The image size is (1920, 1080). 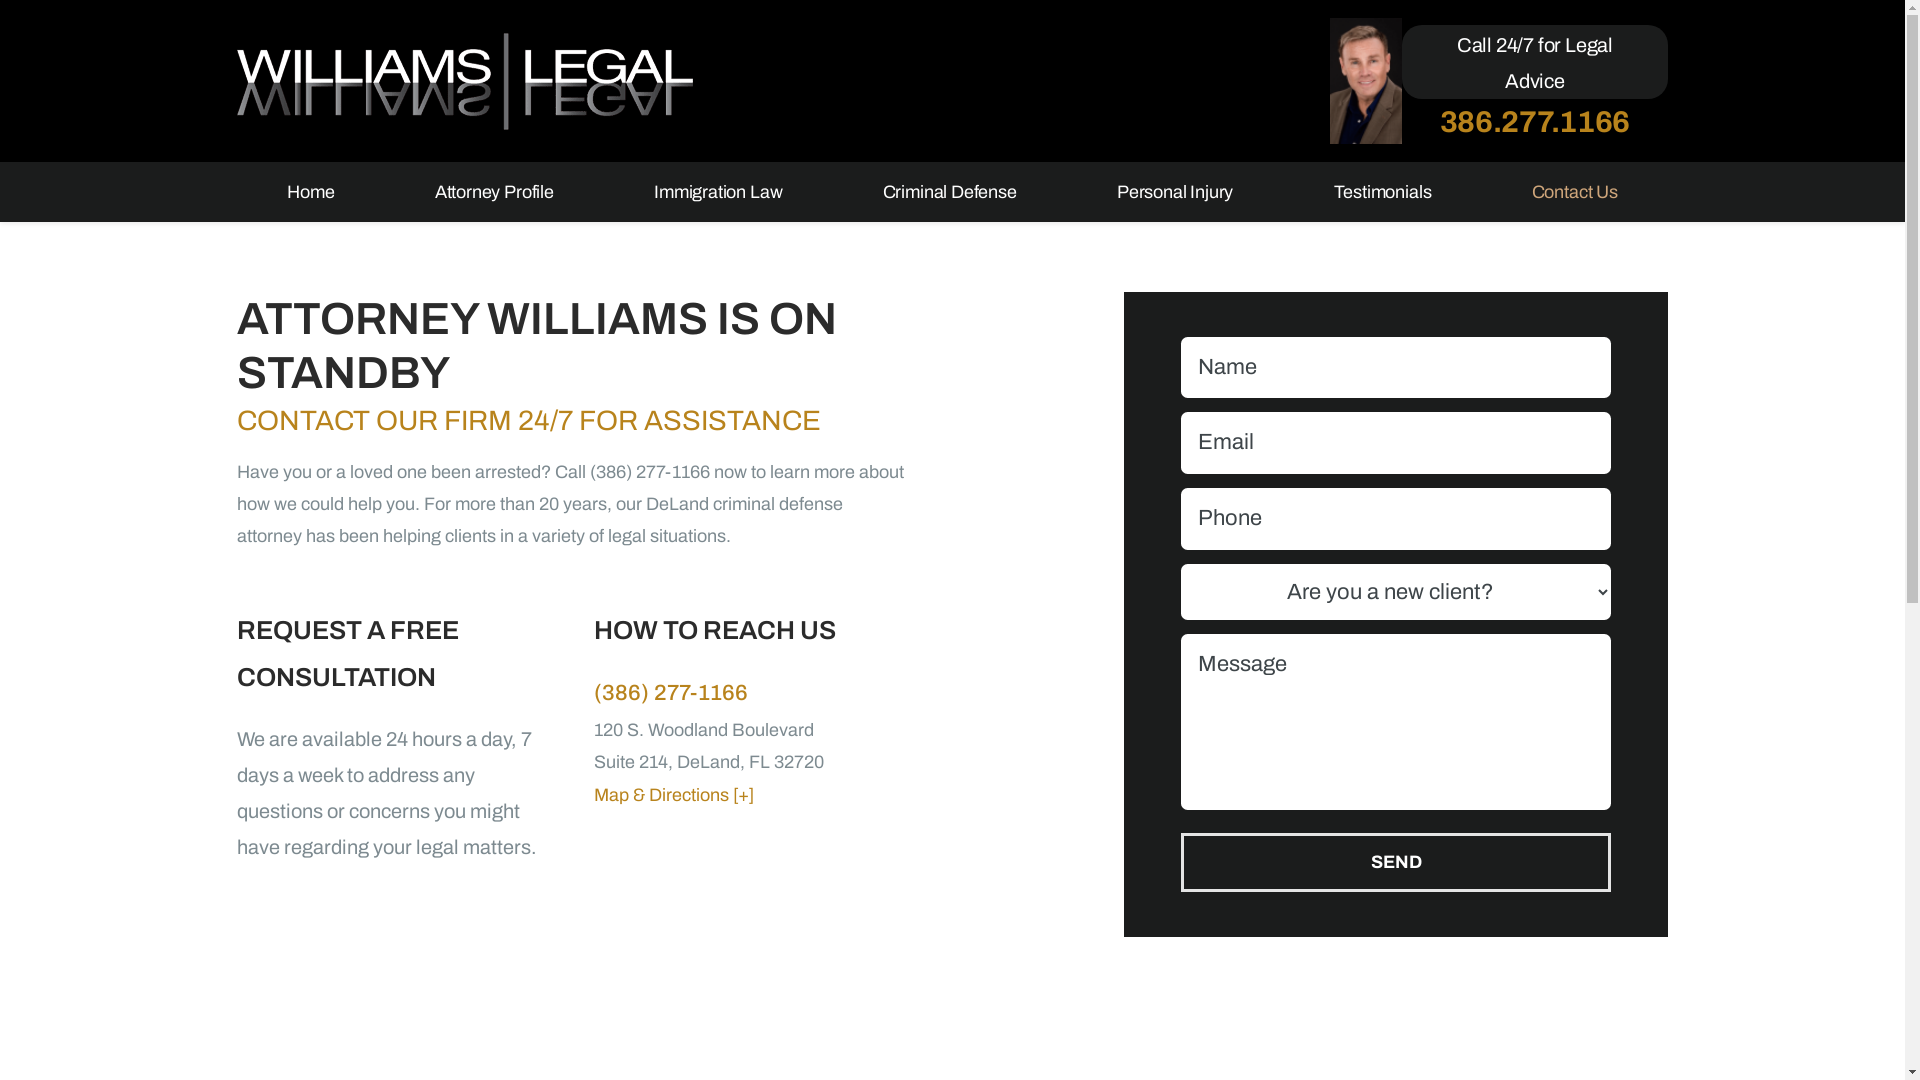 What do you see at coordinates (948, 192) in the screenshot?
I see `'Criminal Defense'` at bounding box center [948, 192].